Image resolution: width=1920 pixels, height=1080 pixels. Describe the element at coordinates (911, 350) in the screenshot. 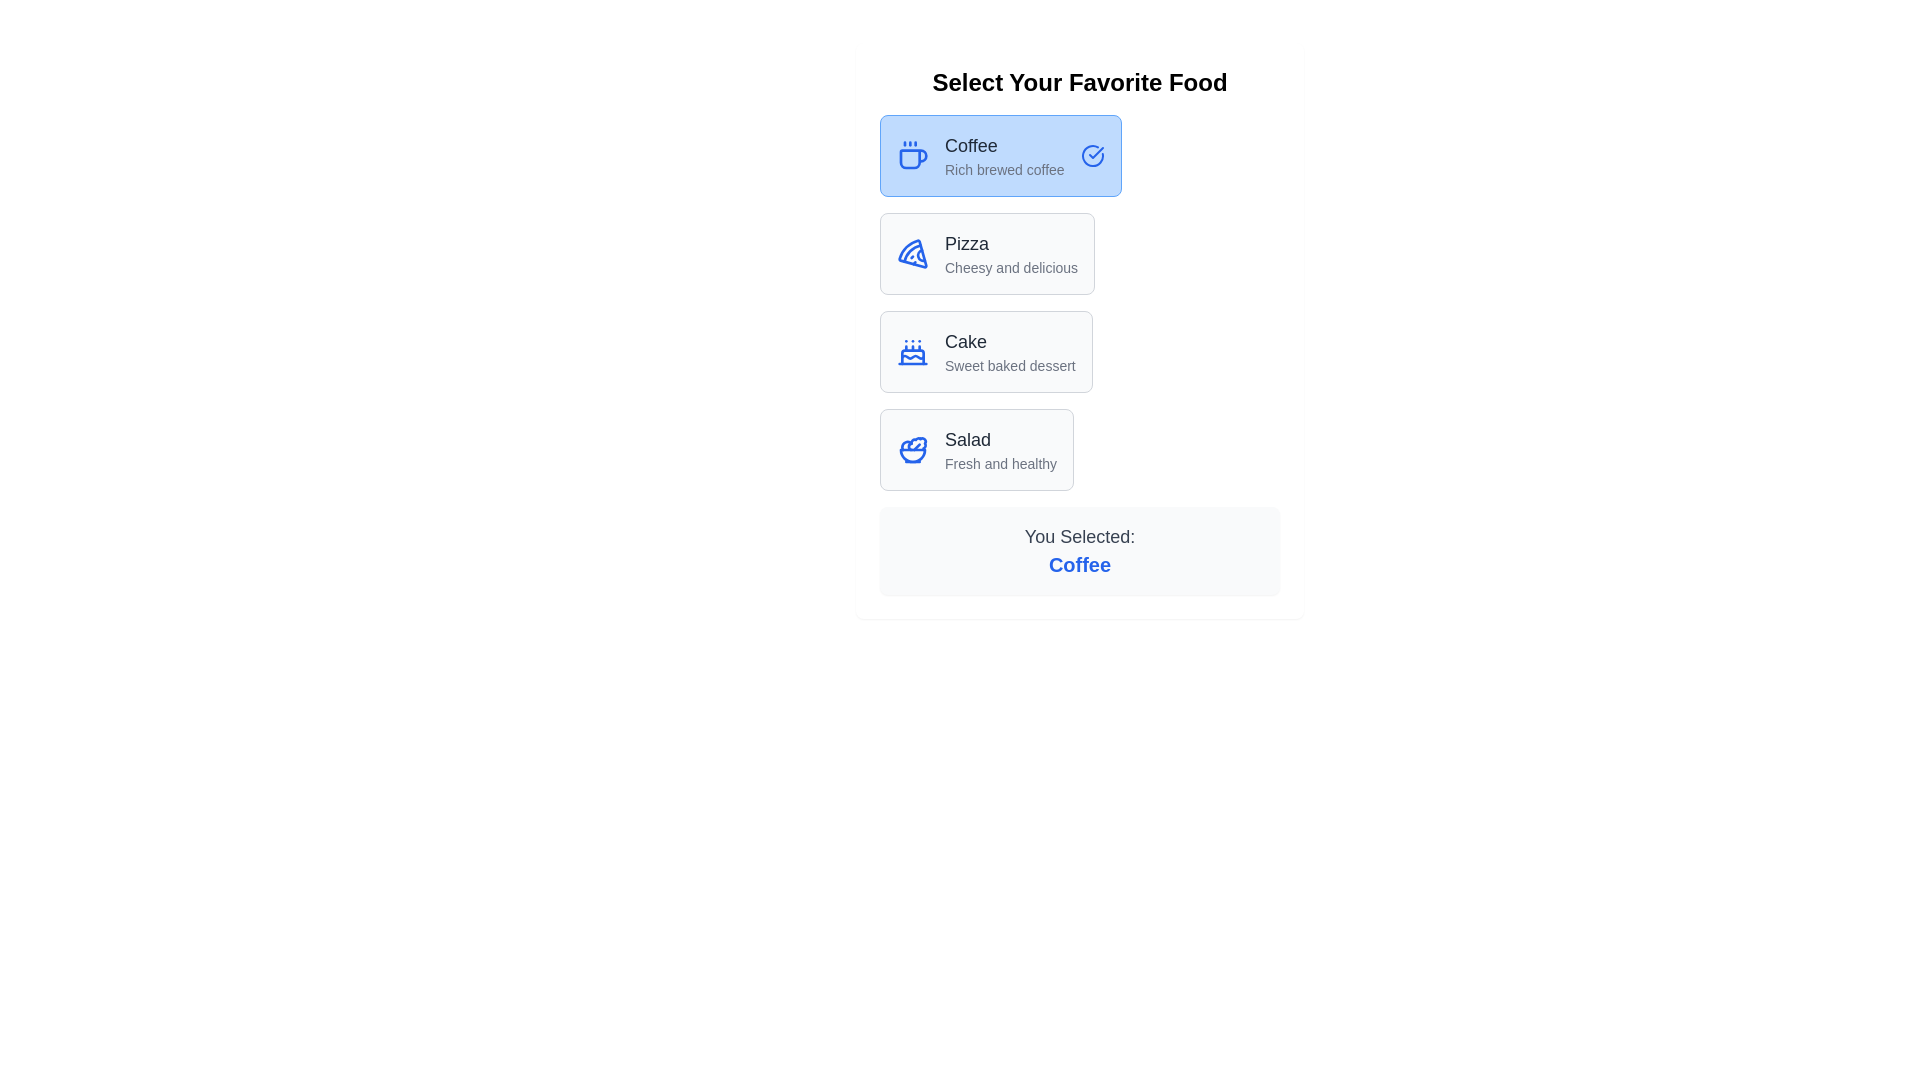

I see `the graphical representation of the 'Cake' icon, which is positioned to the left of the text 'Cake' and 'Sweet baked dessert' in the third row of the food items list under the title 'Select Your Favorite Food'` at that location.